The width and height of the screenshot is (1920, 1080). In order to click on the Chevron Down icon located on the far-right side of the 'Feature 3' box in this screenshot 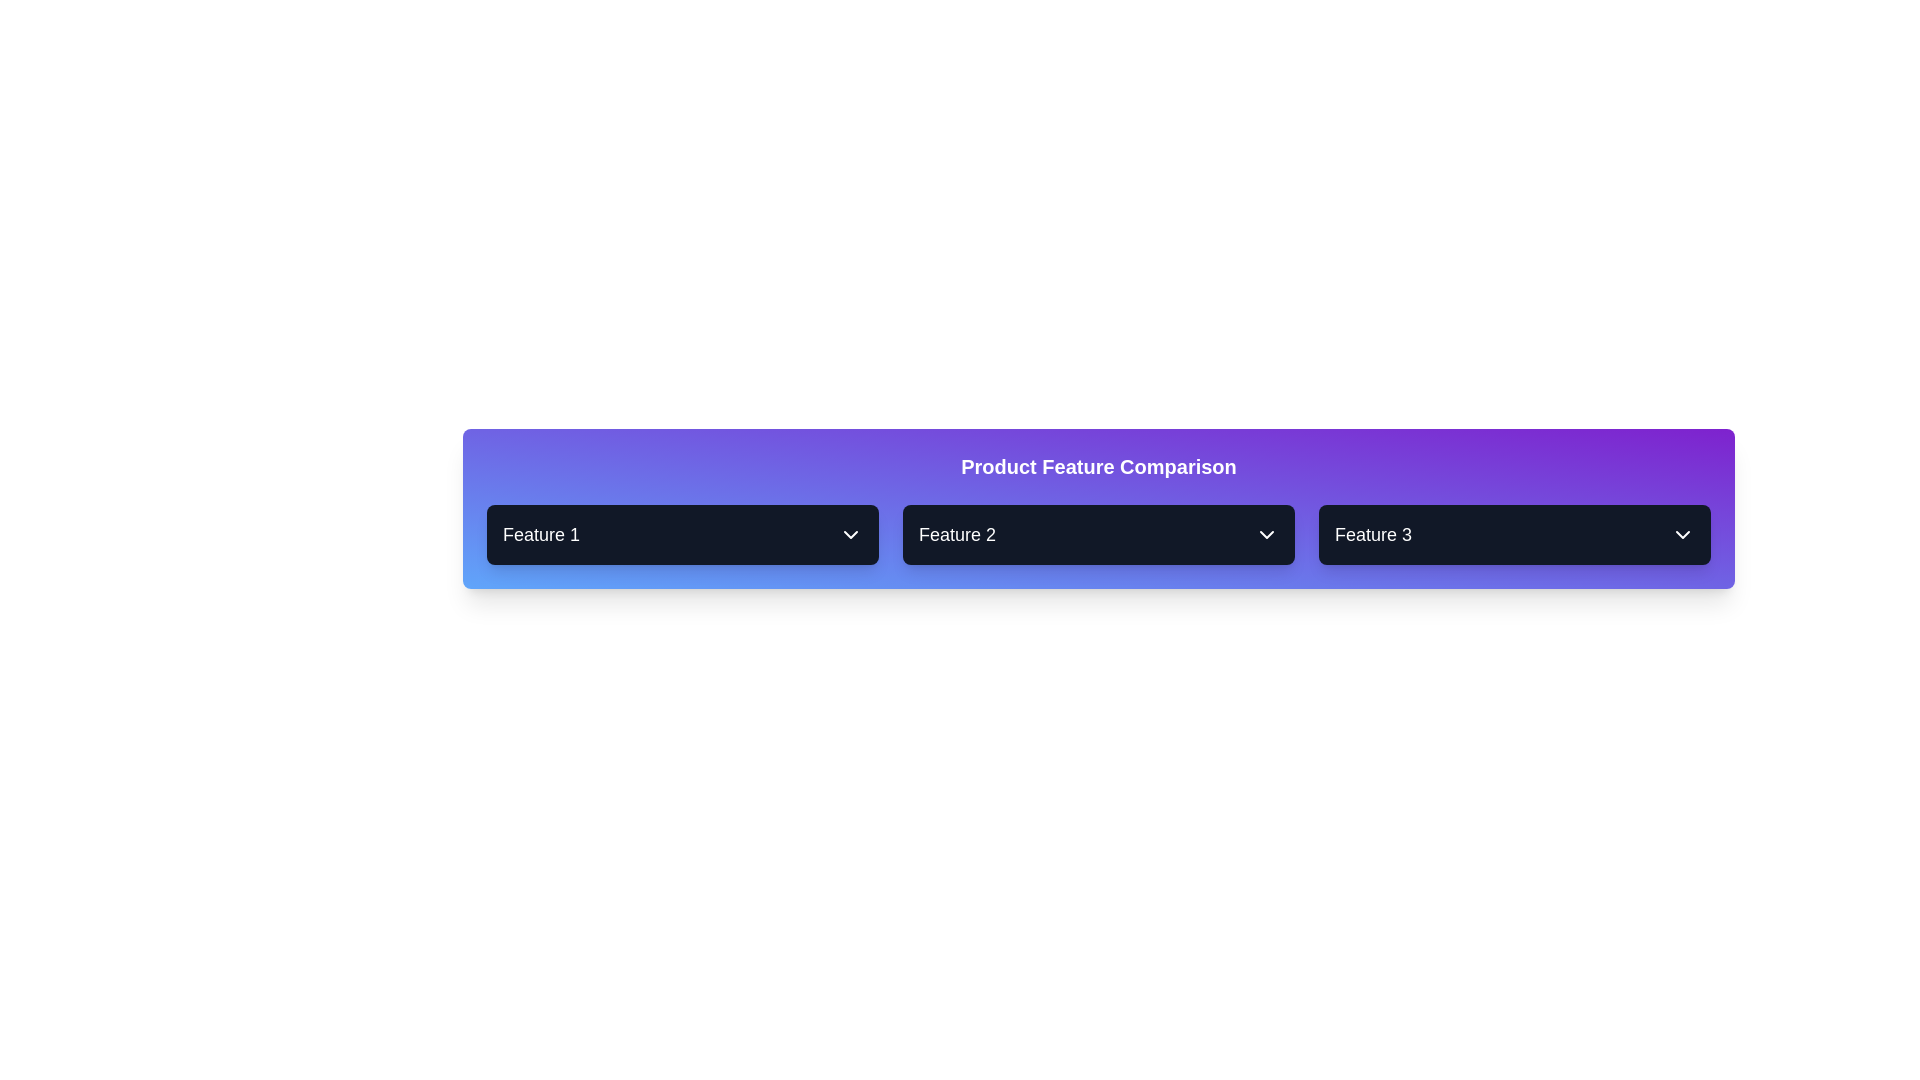, I will do `click(1682, 534)`.